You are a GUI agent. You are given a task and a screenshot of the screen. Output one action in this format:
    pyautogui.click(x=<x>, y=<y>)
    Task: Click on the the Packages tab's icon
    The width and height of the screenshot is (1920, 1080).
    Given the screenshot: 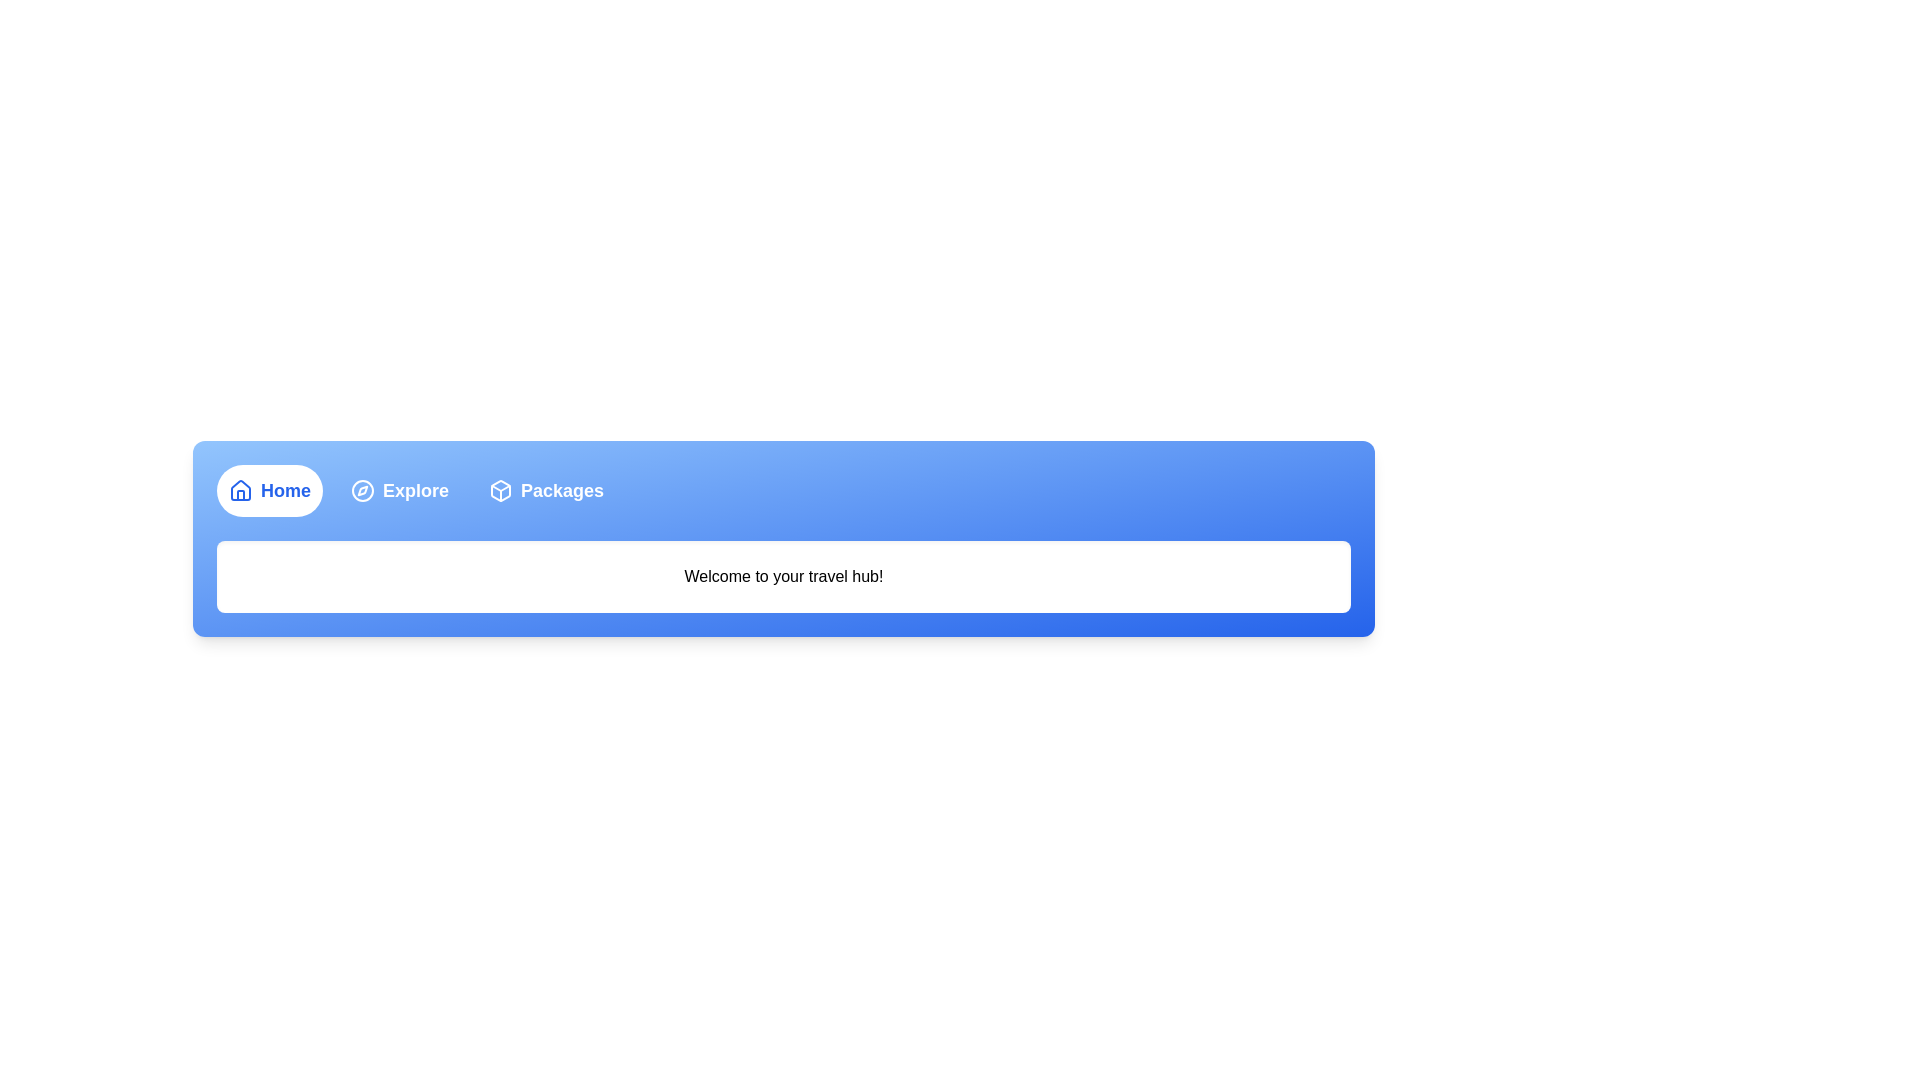 What is the action you would take?
    pyautogui.click(x=500, y=490)
    